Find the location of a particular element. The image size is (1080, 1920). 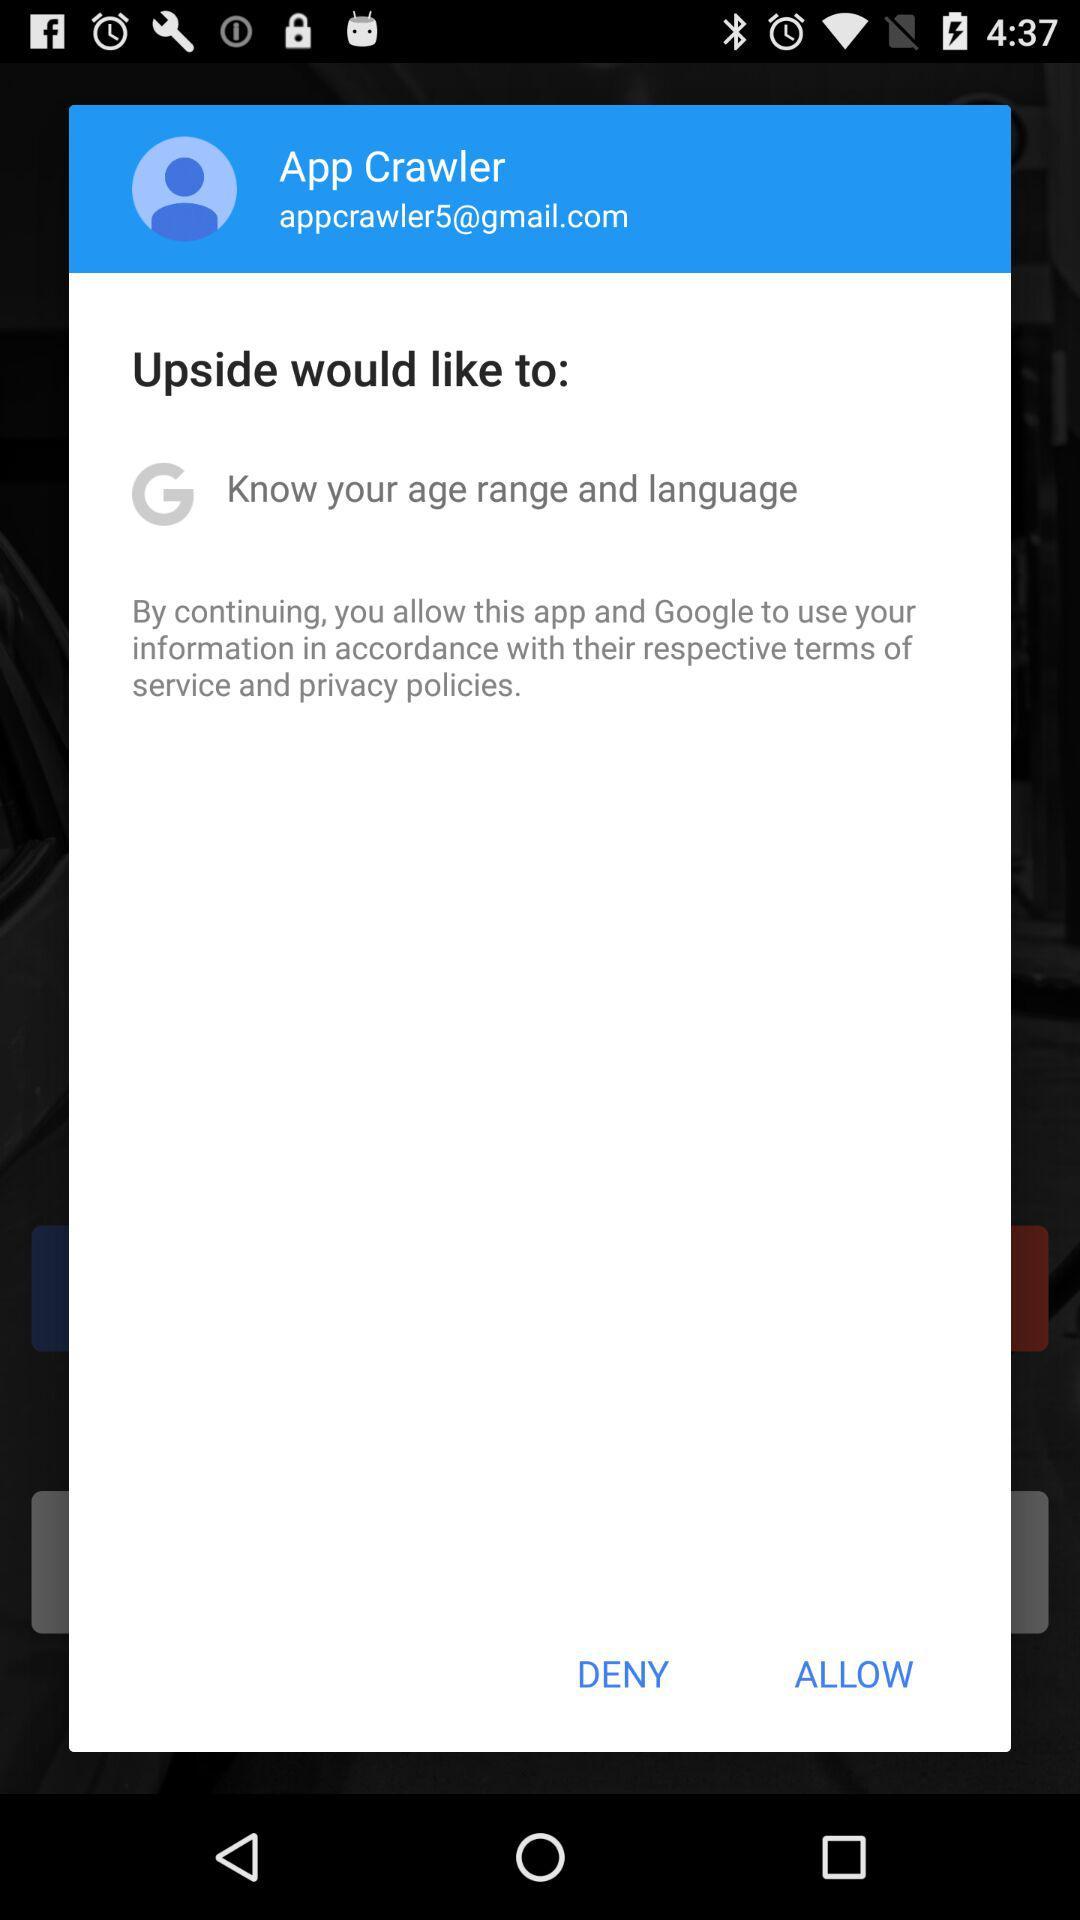

app crawler is located at coordinates (392, 164).